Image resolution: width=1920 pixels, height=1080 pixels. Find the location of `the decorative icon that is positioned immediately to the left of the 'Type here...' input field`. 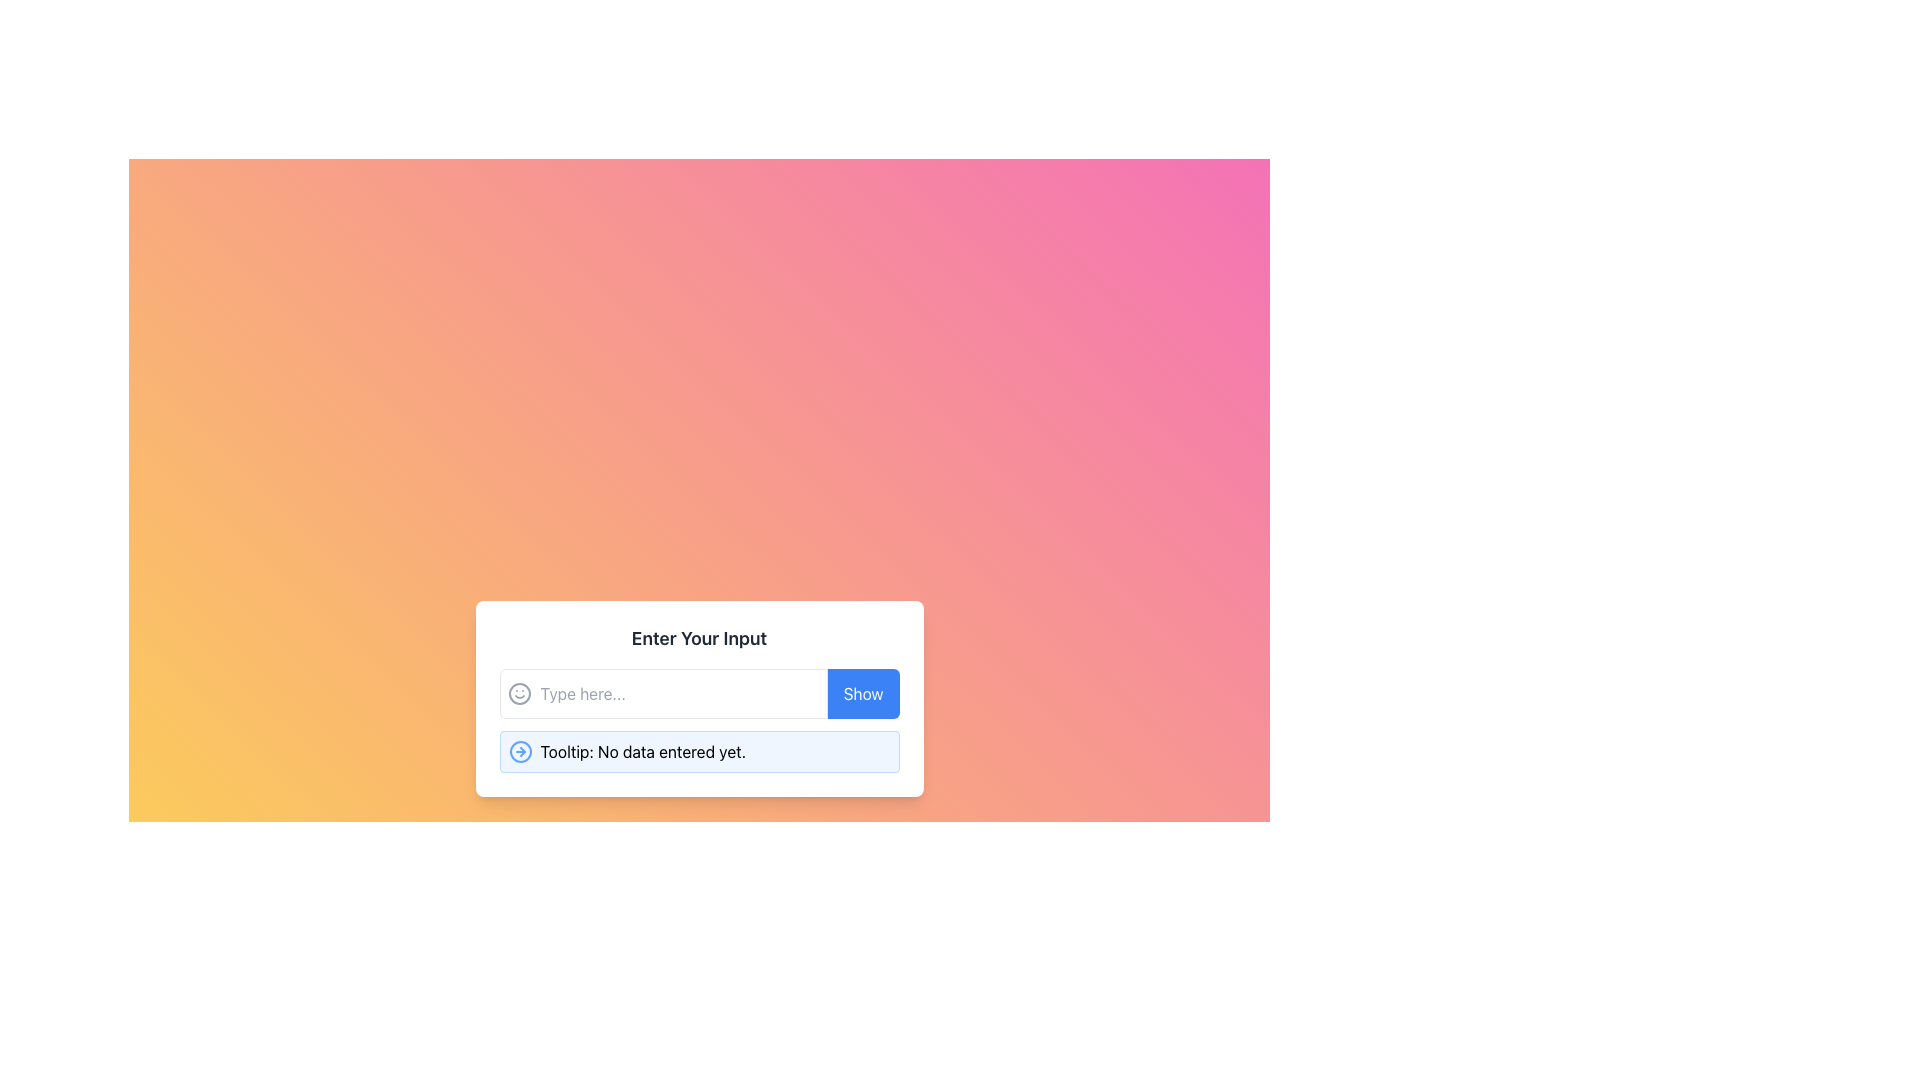

the decorative icon that is positioned immediately to the left of the 'Type here...' input field is located at coordinates (519, 693).